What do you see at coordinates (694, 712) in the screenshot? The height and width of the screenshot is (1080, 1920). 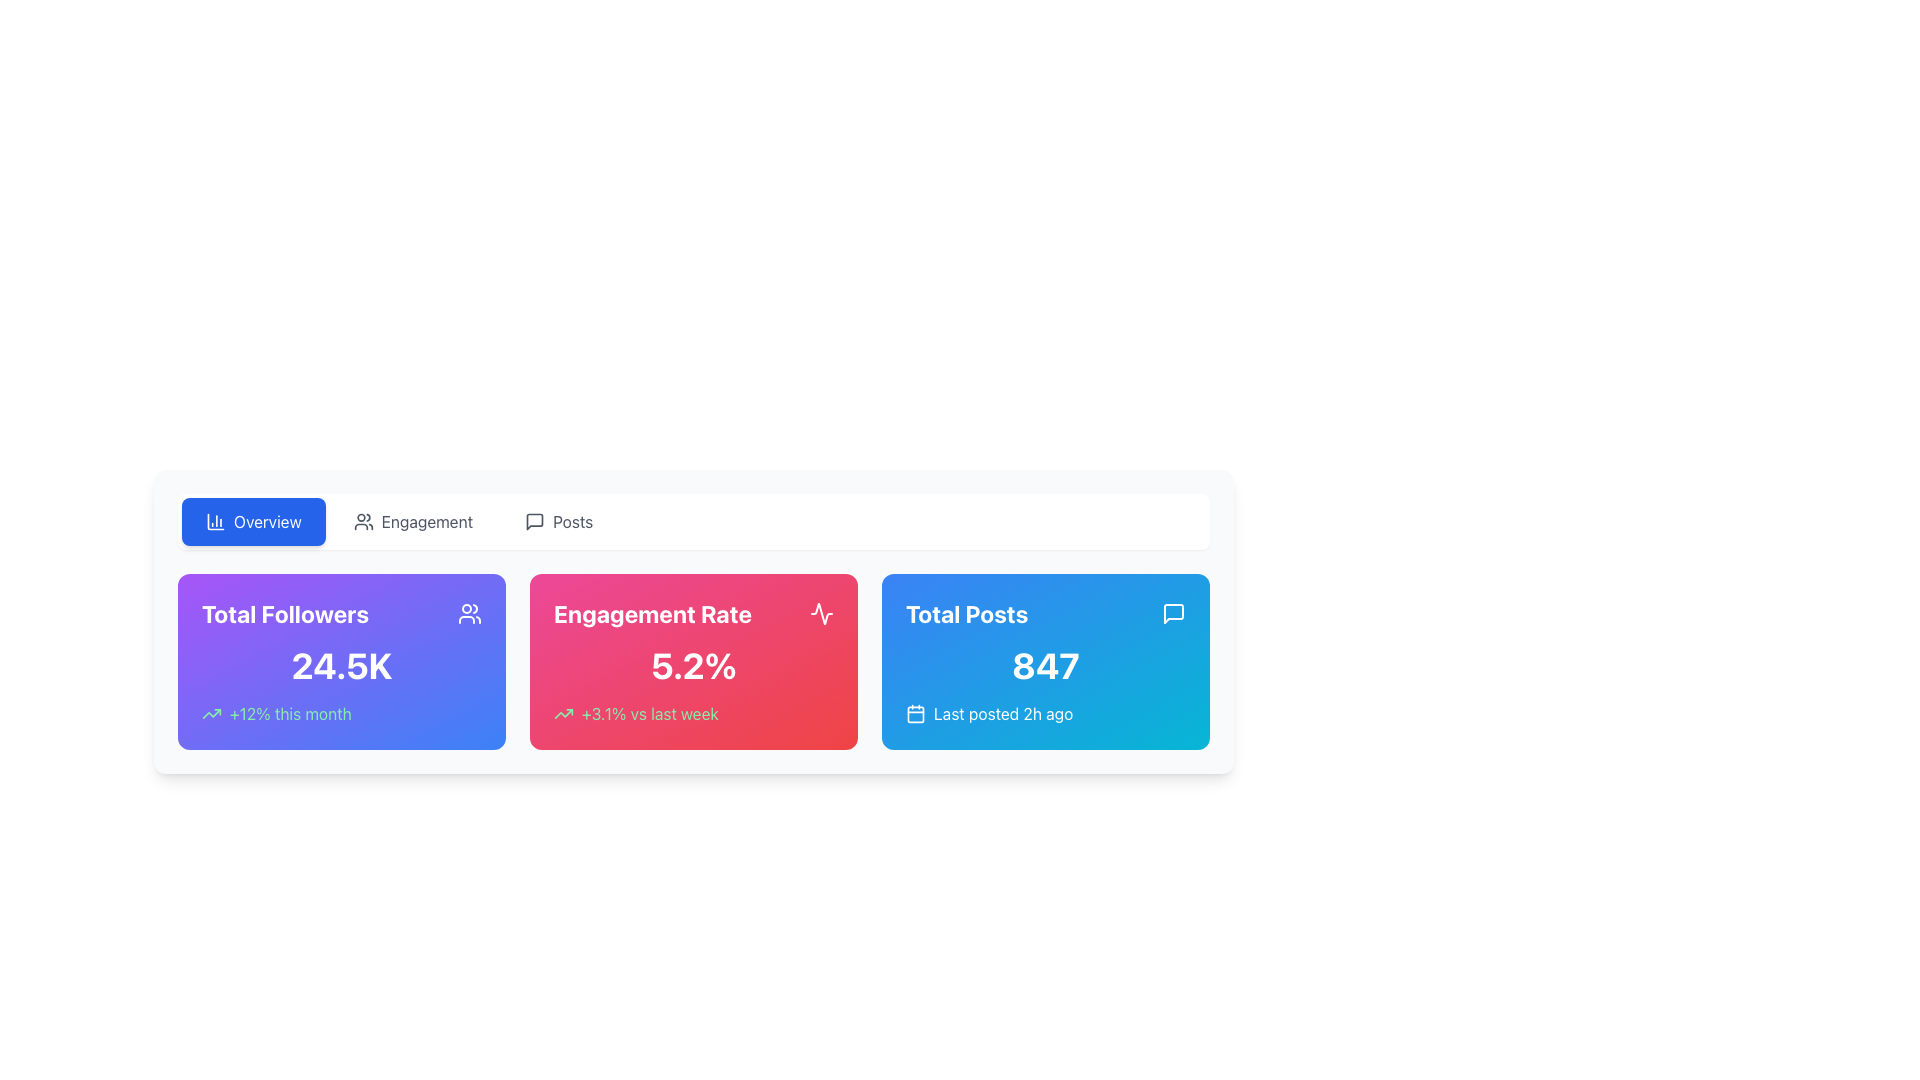 I see `the Text Label with Icon that displays the change percentage '+3.1% vs last week', styled in green with an arrow icon, located in the card below the bold percentage value '5.2%' in the red 'Engagement Rate' card` at bounding box center [694, 712].